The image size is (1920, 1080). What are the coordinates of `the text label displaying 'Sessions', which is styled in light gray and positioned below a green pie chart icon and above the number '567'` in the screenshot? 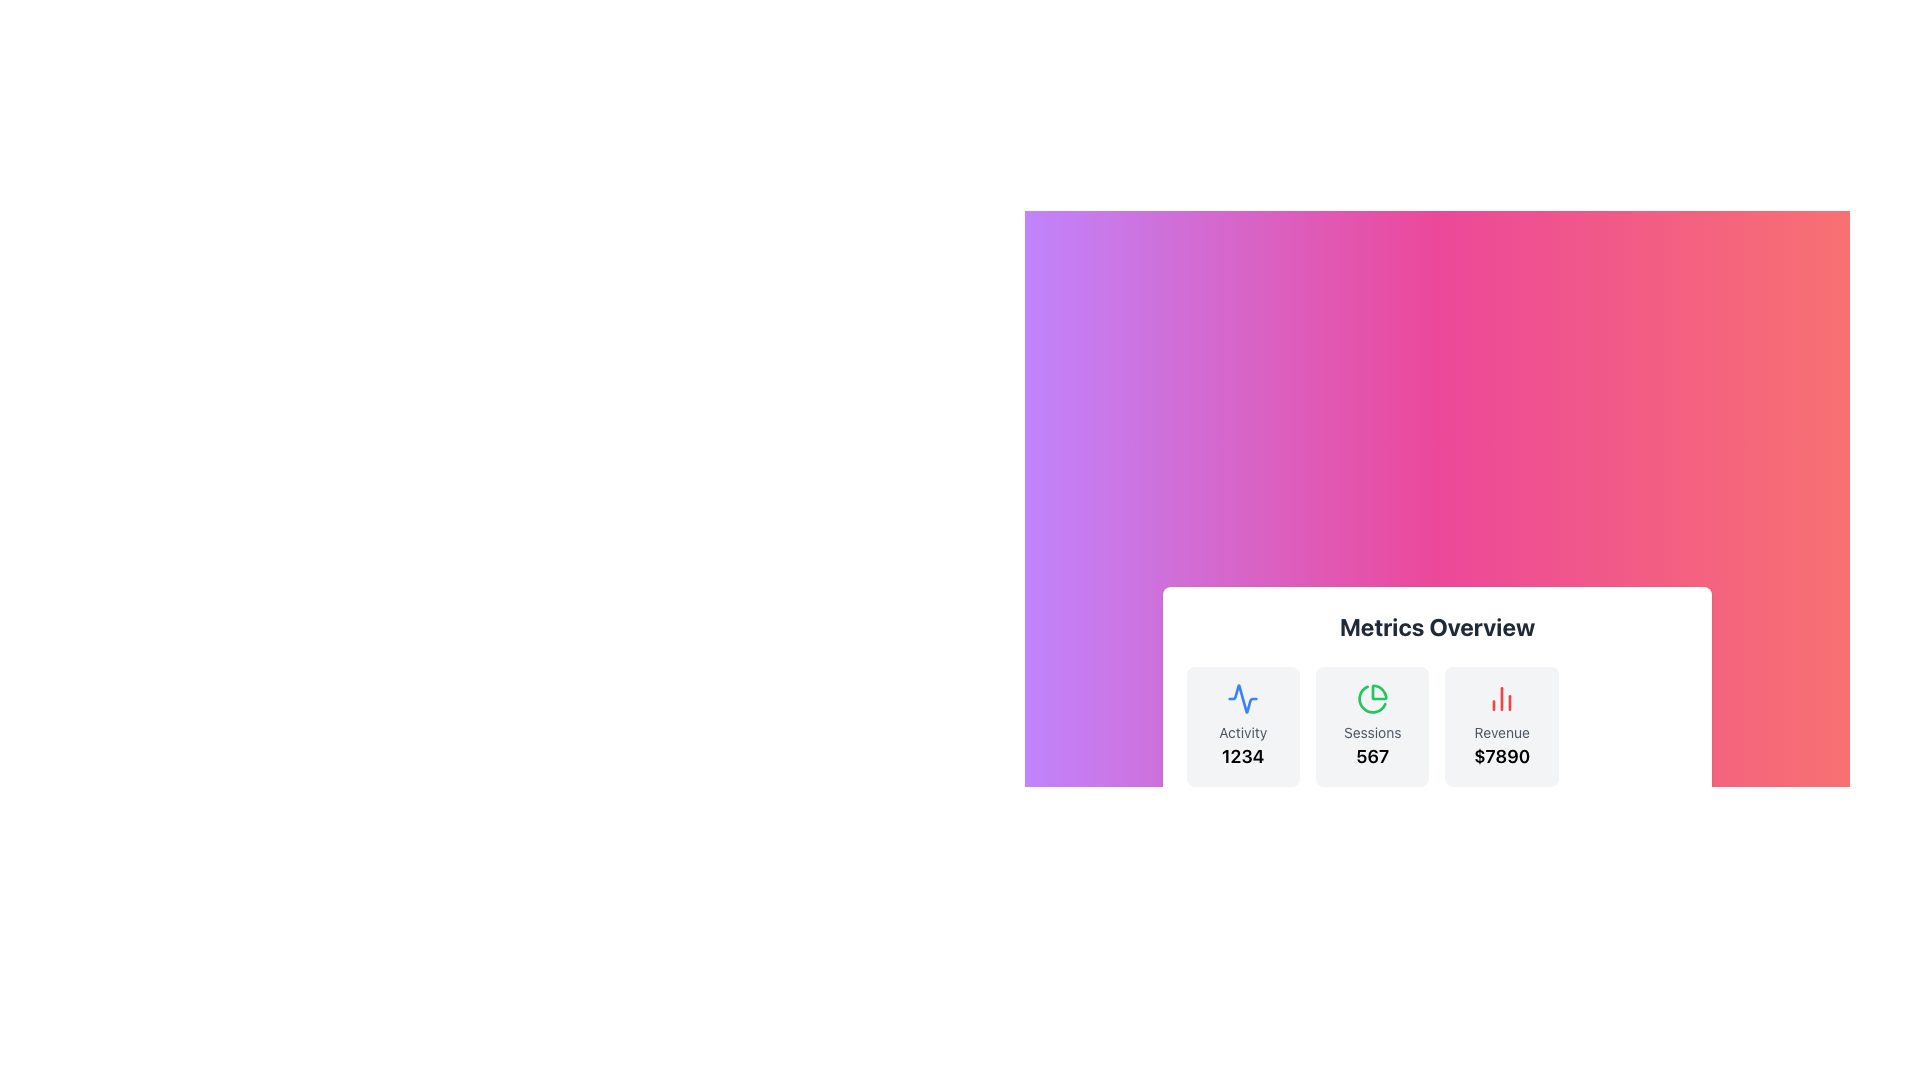 It's located at (1371, 732).